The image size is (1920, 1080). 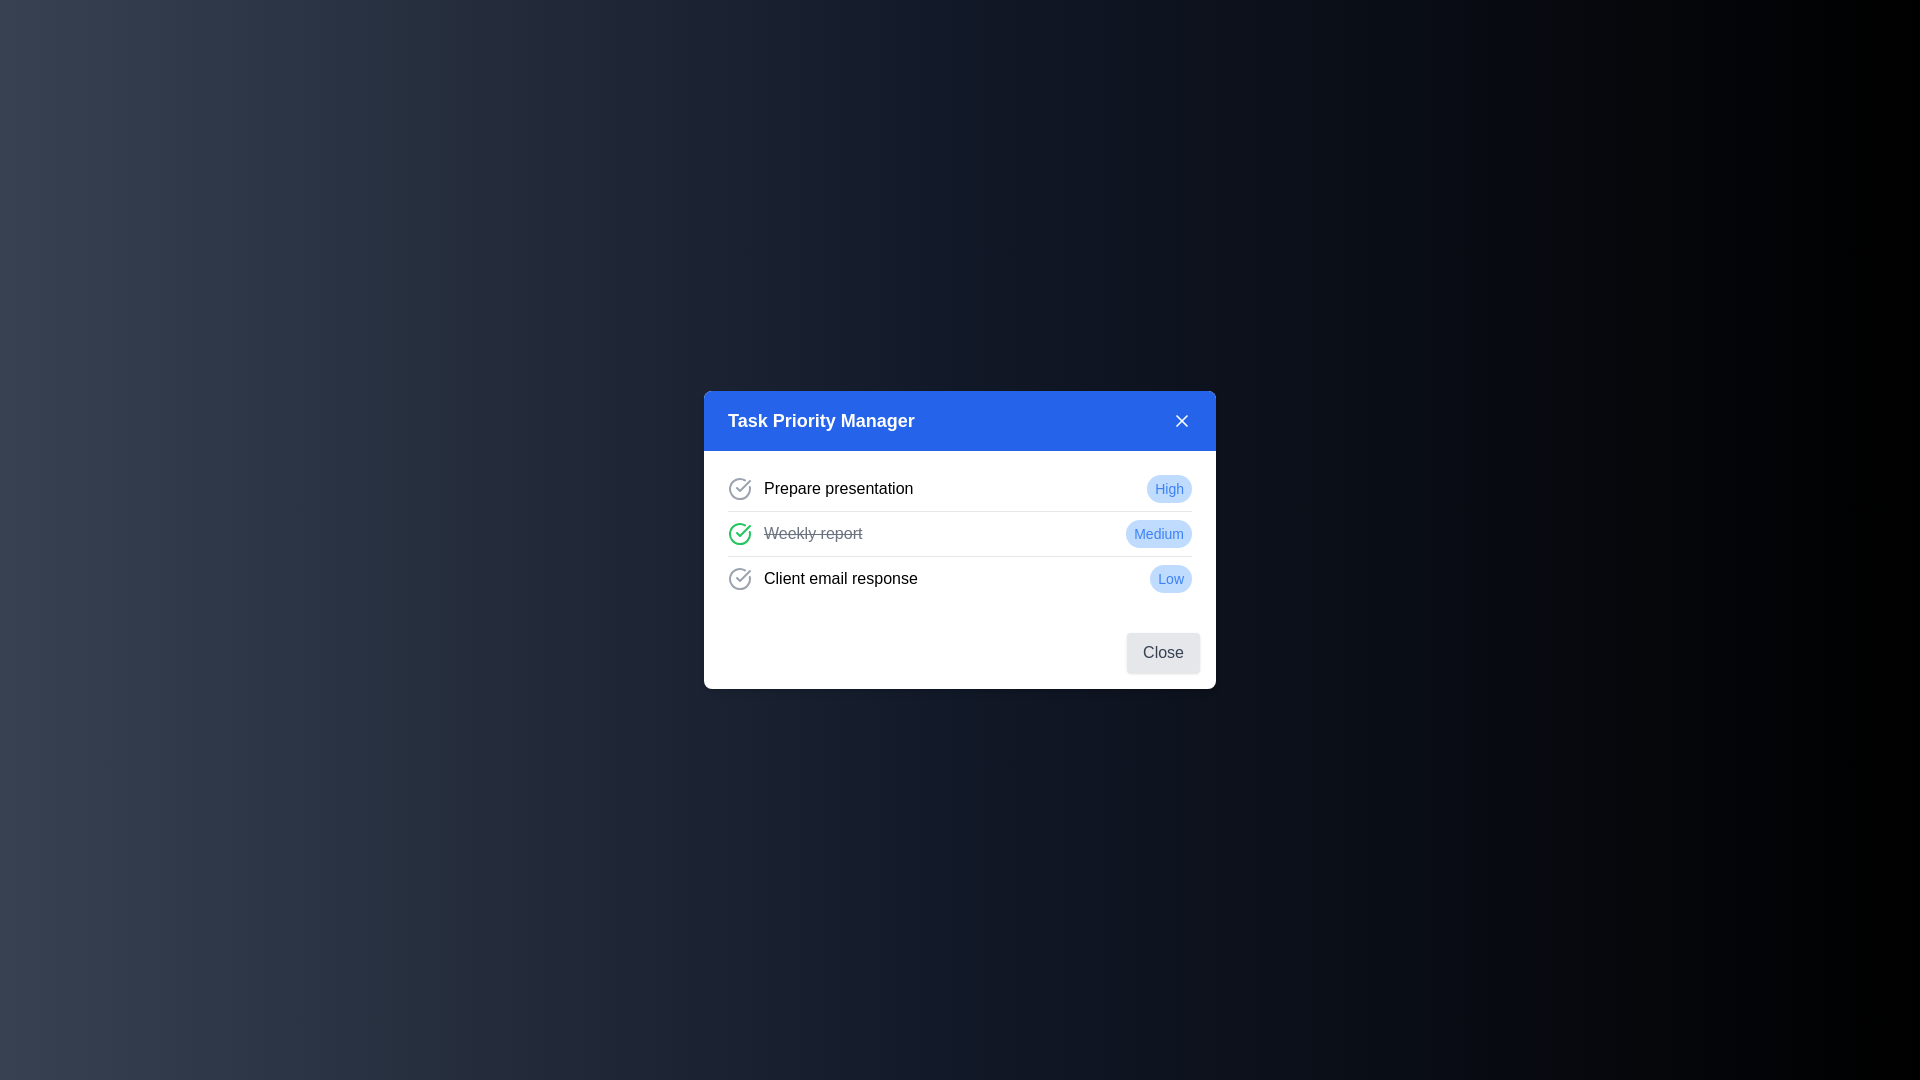 I want to click on the 'Medium' badge with a light blue background located on the right side of the 'Weekly report' row in the table, so click(x=1159, y=532).